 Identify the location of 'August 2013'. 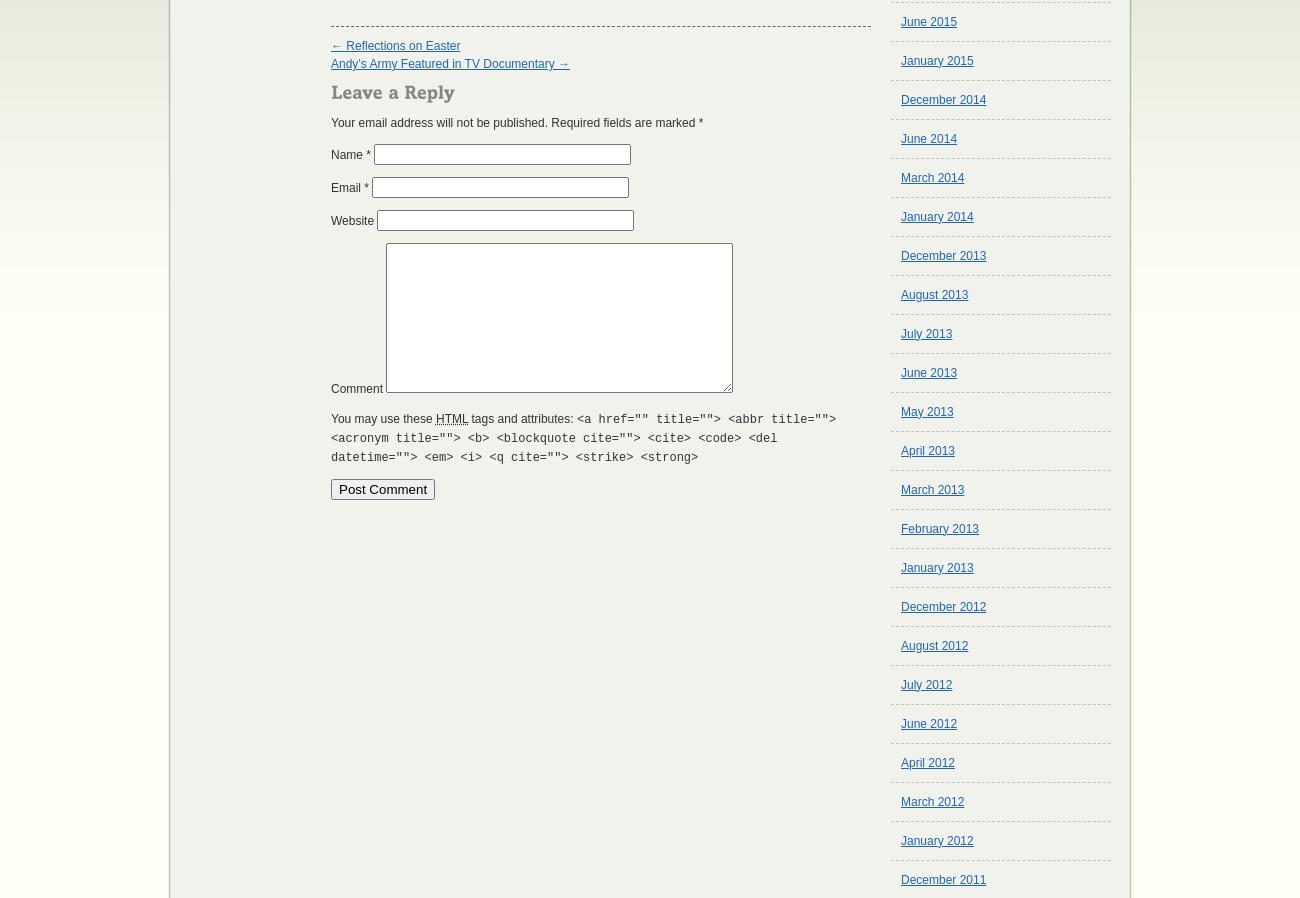
(934, 294).